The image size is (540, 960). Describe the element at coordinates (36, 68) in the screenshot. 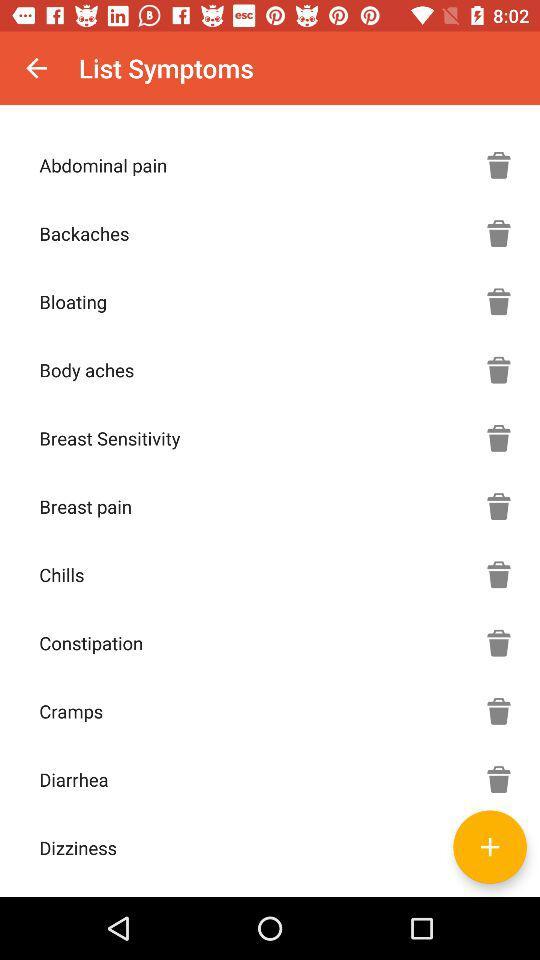

I see `item to the left of the list symptoms` at that location.